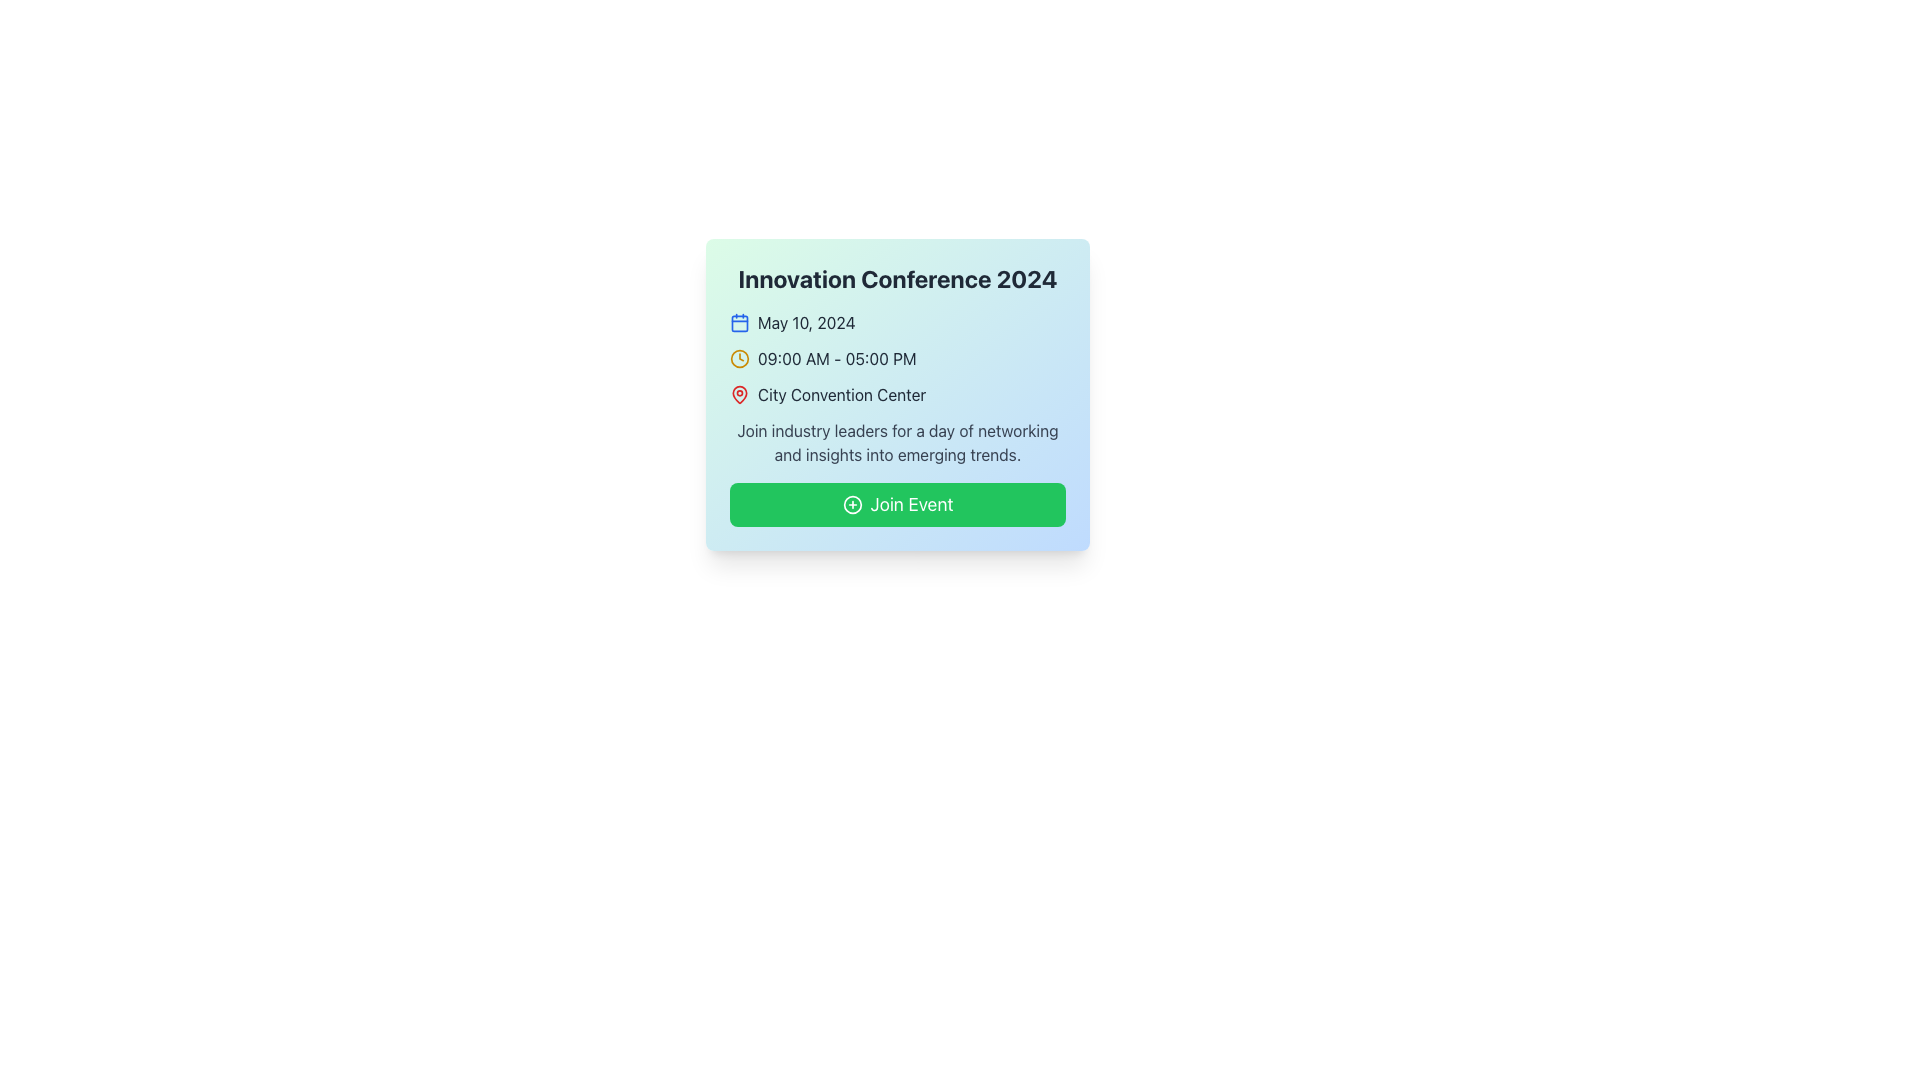 This screenshot has height=1080, width=1920. Describe the element at coordinates (896, 442) in the screenshot. I see `the multi-line text block that contains the message about networking and insights, located above the 'Join Event' button` at that location.